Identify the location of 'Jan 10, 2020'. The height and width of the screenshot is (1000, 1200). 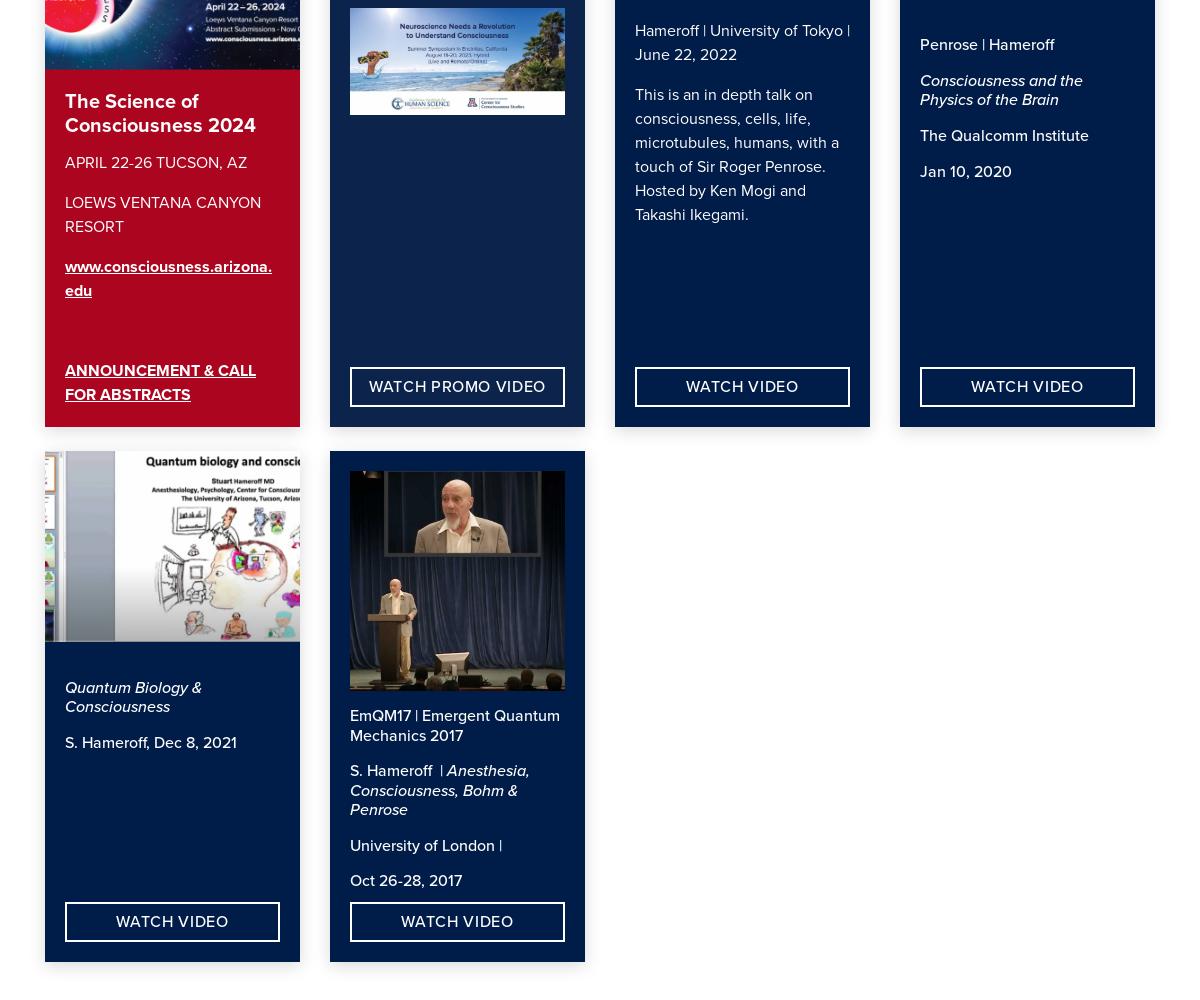
(968, 171).